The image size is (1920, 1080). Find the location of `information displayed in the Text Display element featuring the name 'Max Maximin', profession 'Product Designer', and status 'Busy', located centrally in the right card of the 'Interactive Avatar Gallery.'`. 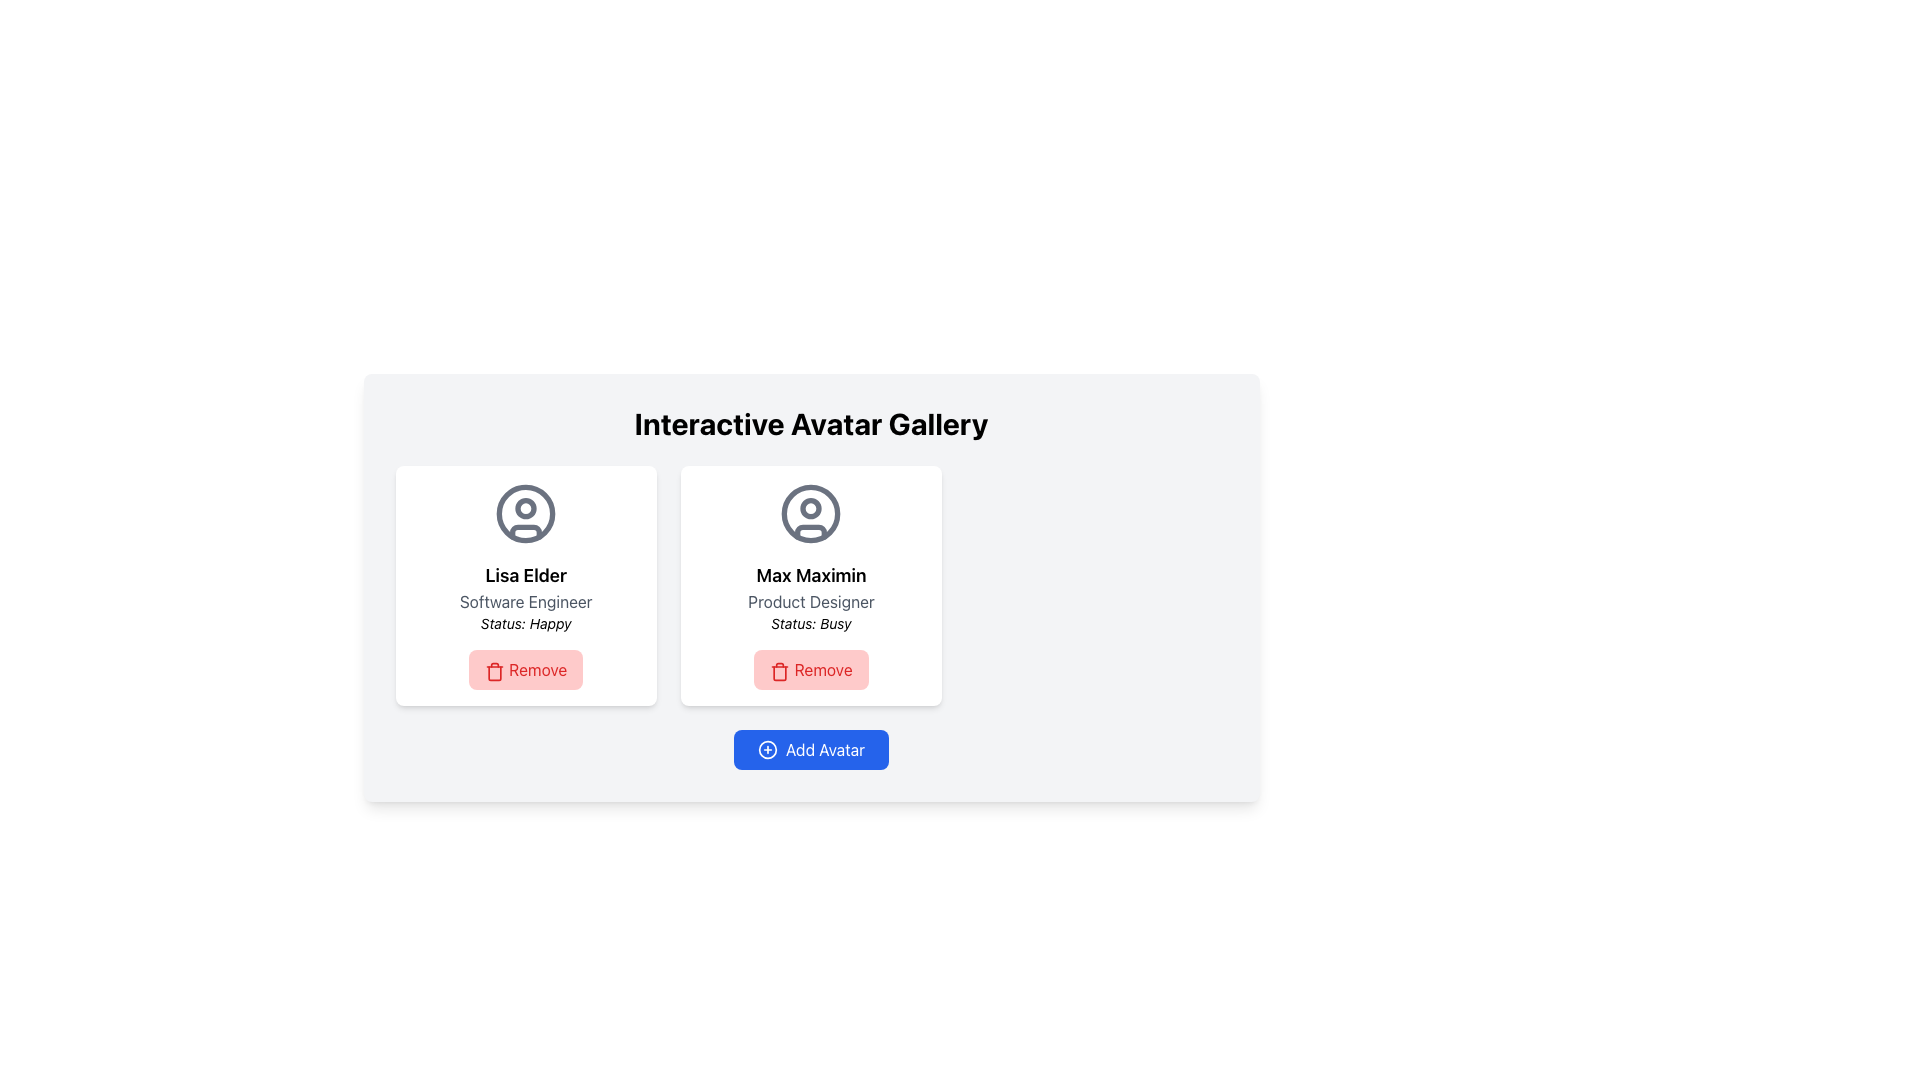

information displayed in the Text Display element featuring the name 'Max Maximin', profession 'Product Designer', and status 'Busy', located centrally in the right card of the 'Interactive Avatar Gallery.' is located at coordinates (811, 596).